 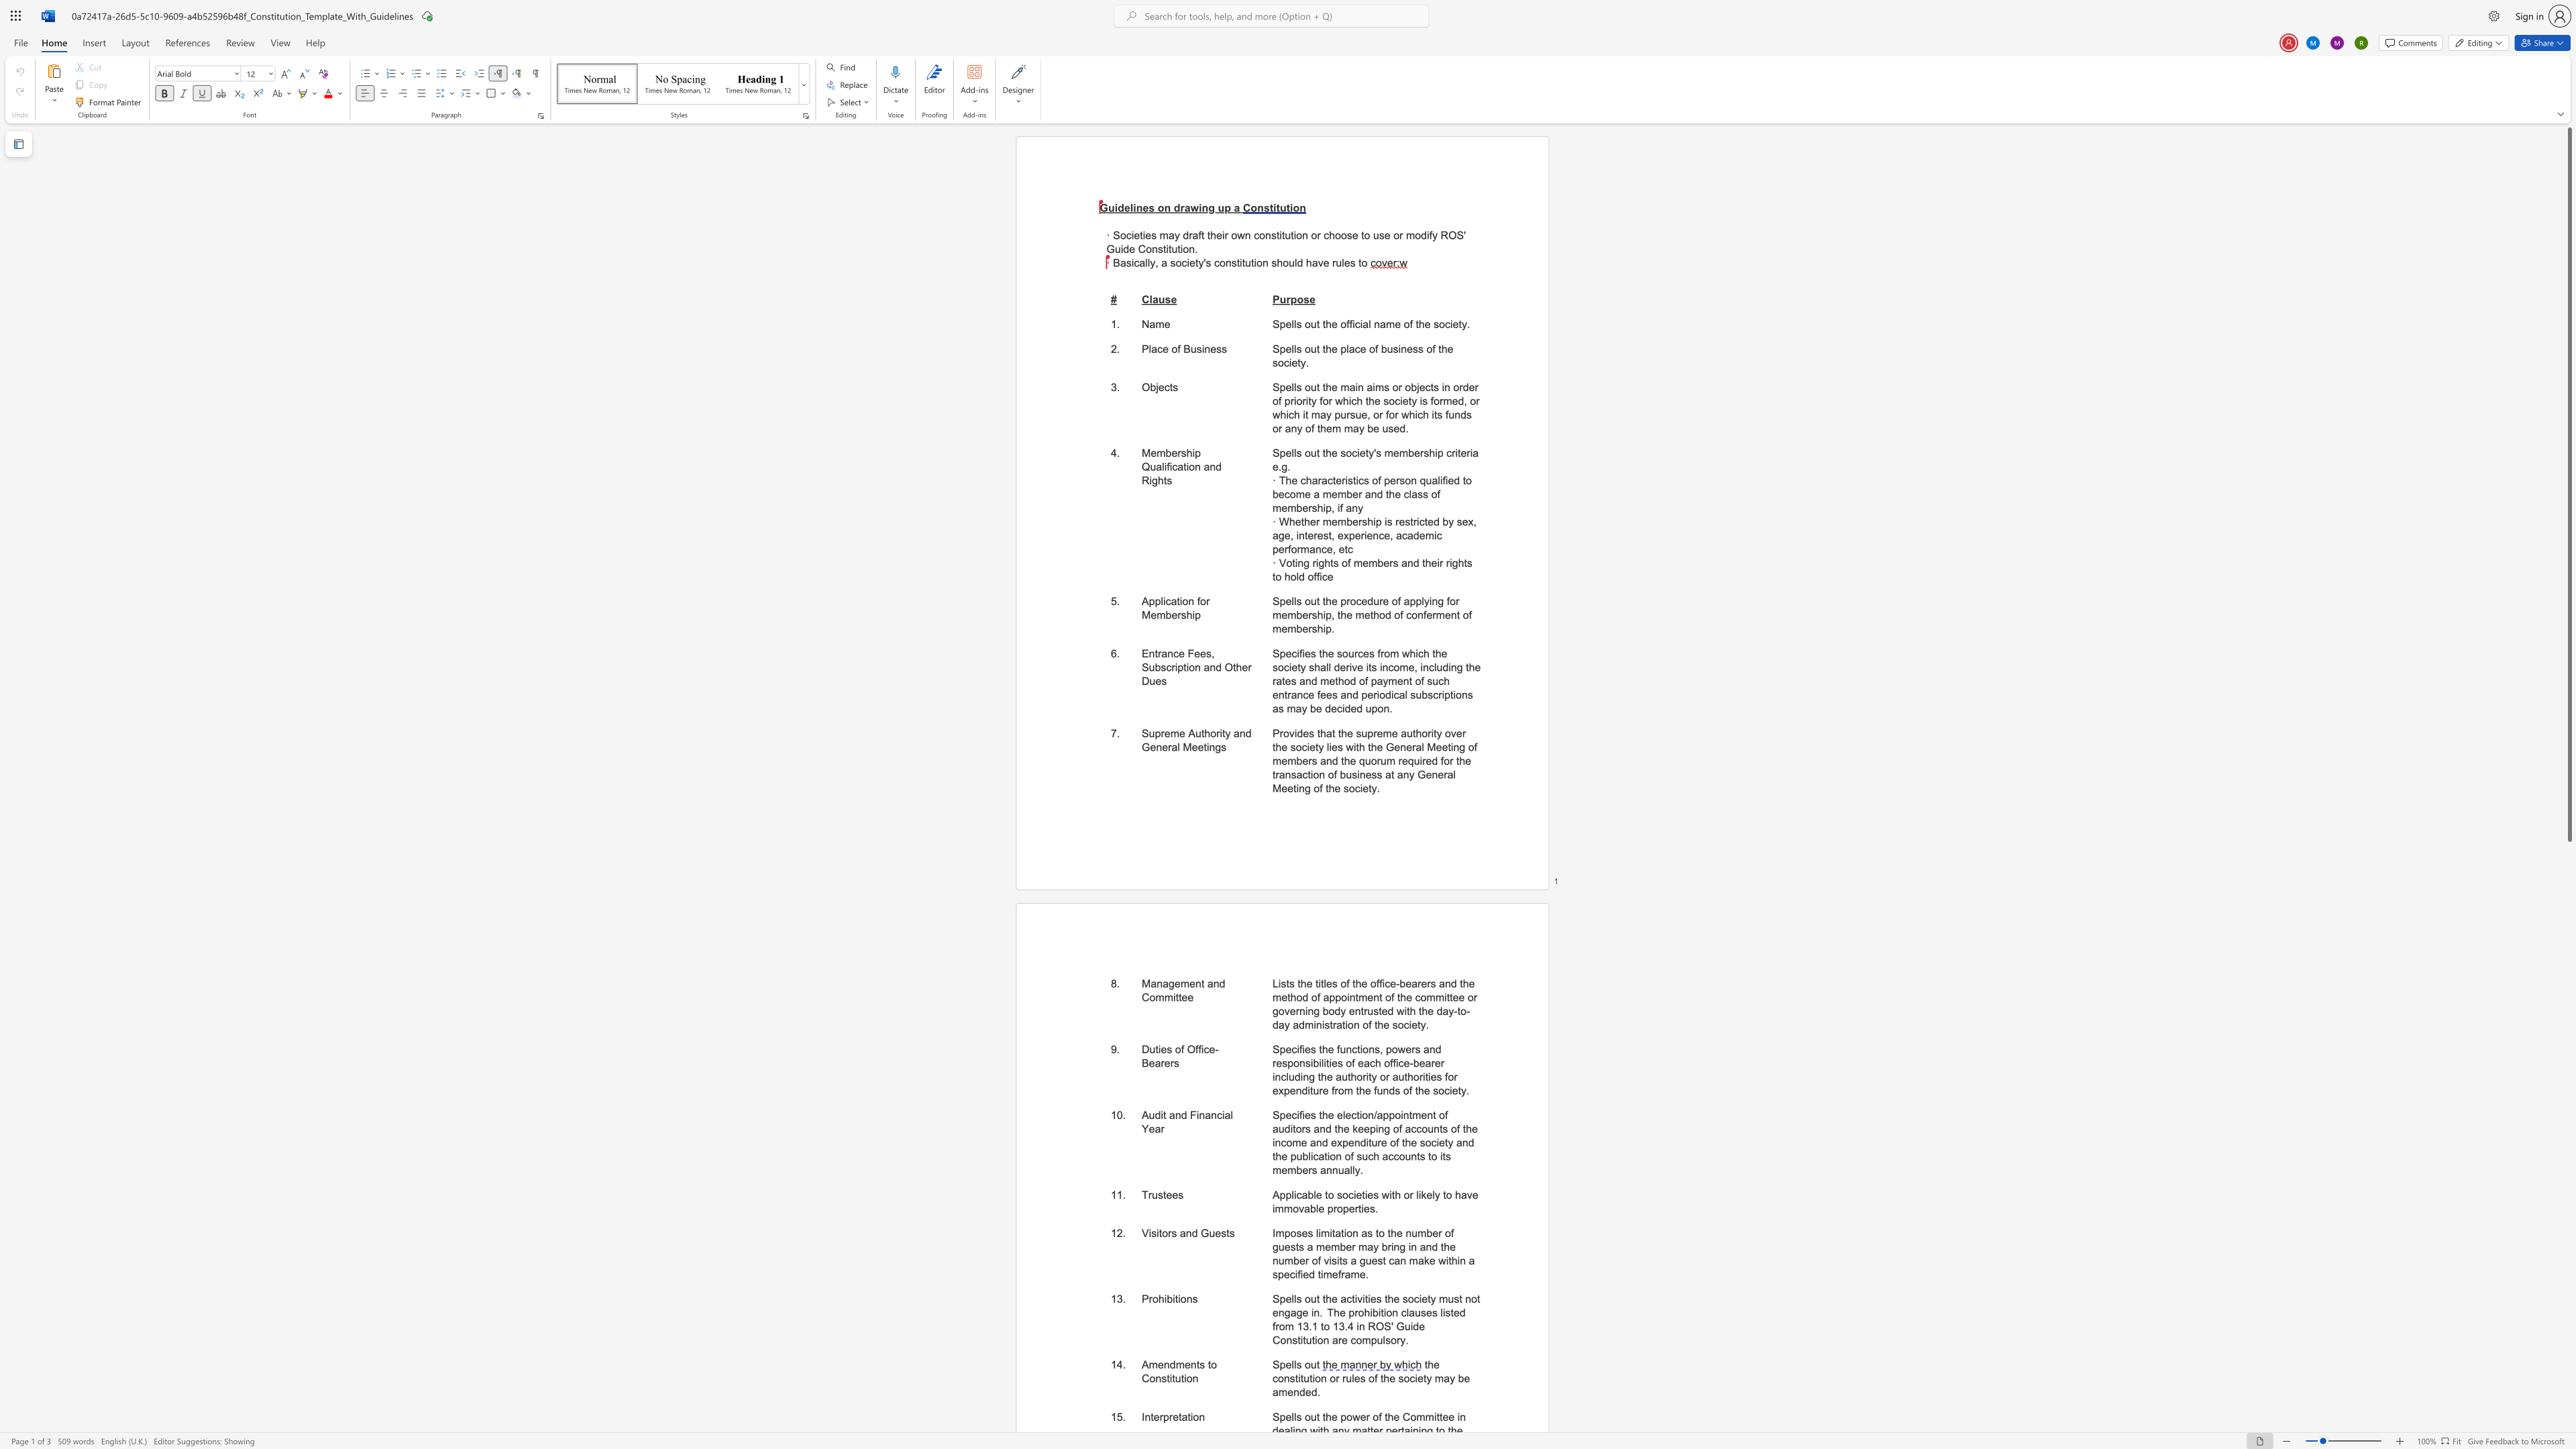 I want to click on the subset text "Other Du" within the text "Entrance Fees, Subscription and Other Dues", so click(x=1224, y=667).